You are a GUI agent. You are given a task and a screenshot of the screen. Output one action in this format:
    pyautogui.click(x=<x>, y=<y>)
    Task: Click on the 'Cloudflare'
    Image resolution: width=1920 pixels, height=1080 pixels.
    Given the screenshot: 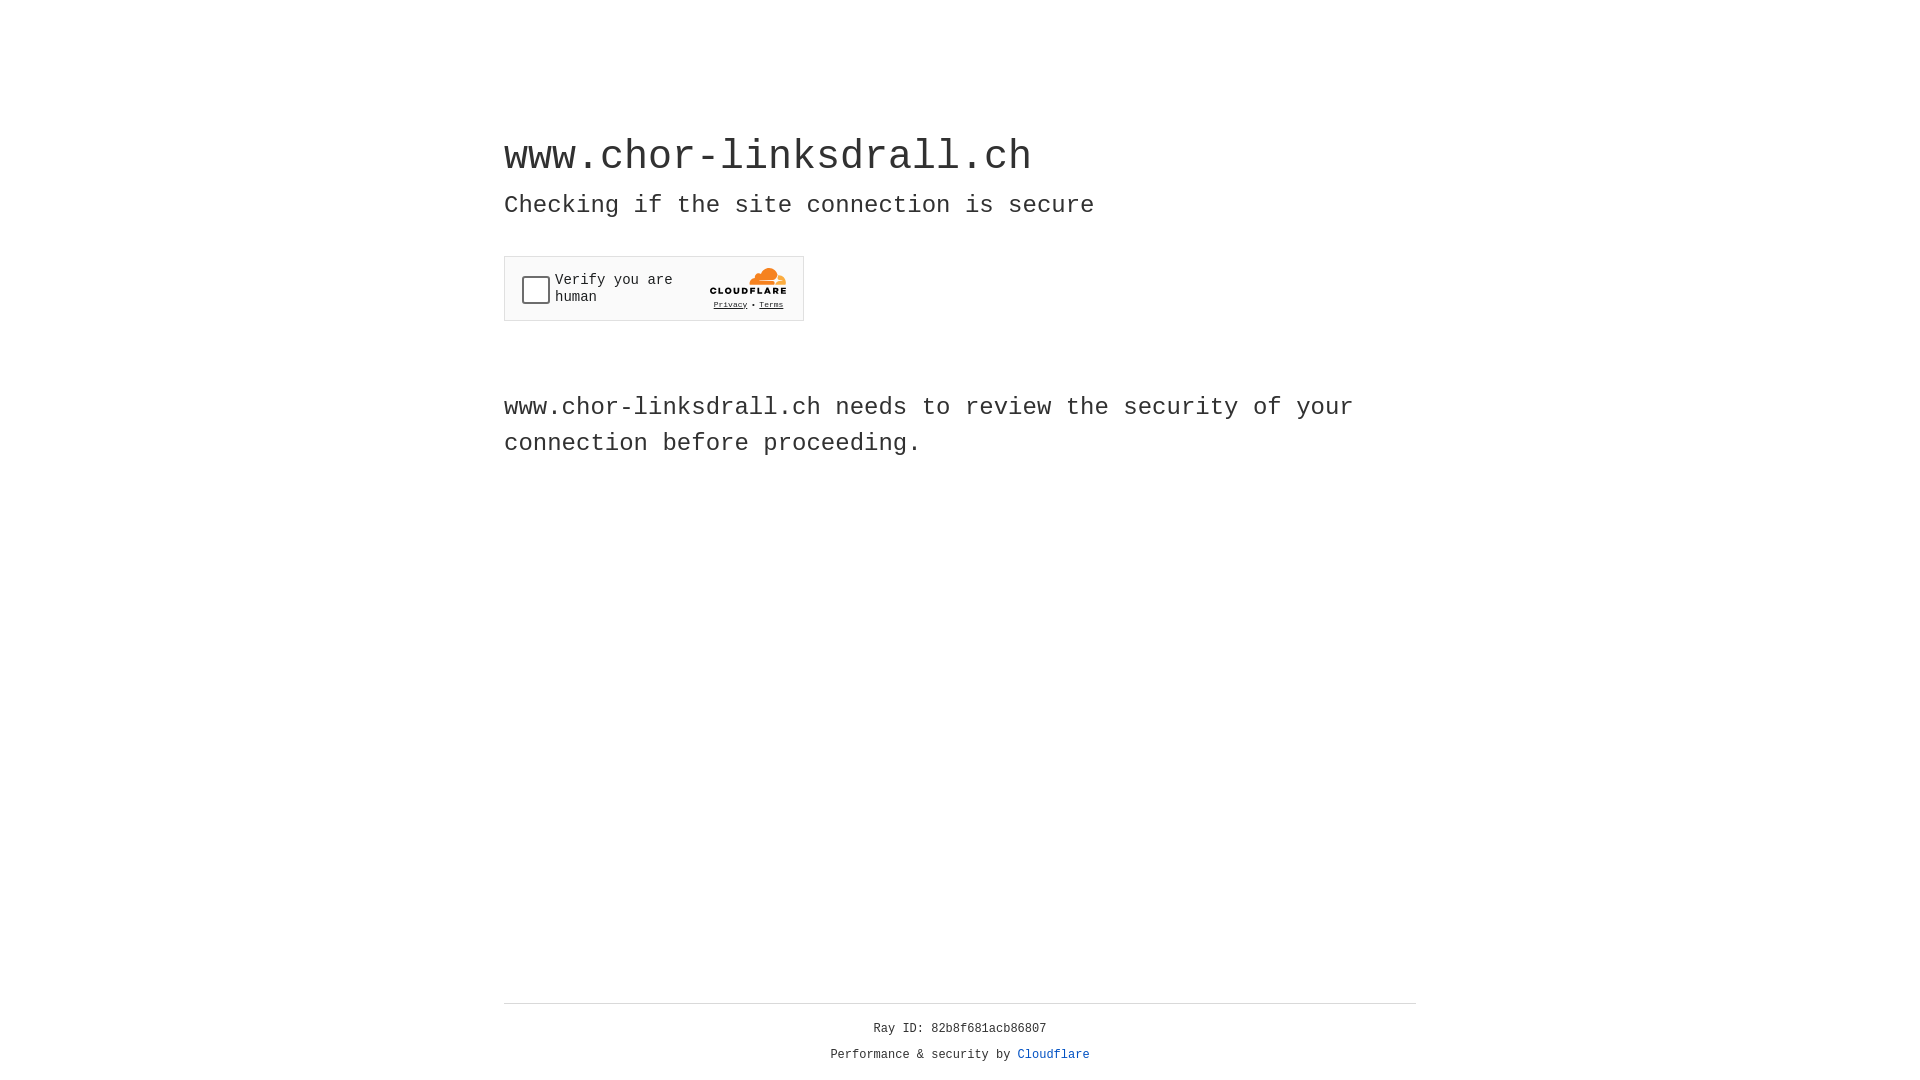 What is the action you would take?
    pyautogui.click(x=1053, y=1054)
    